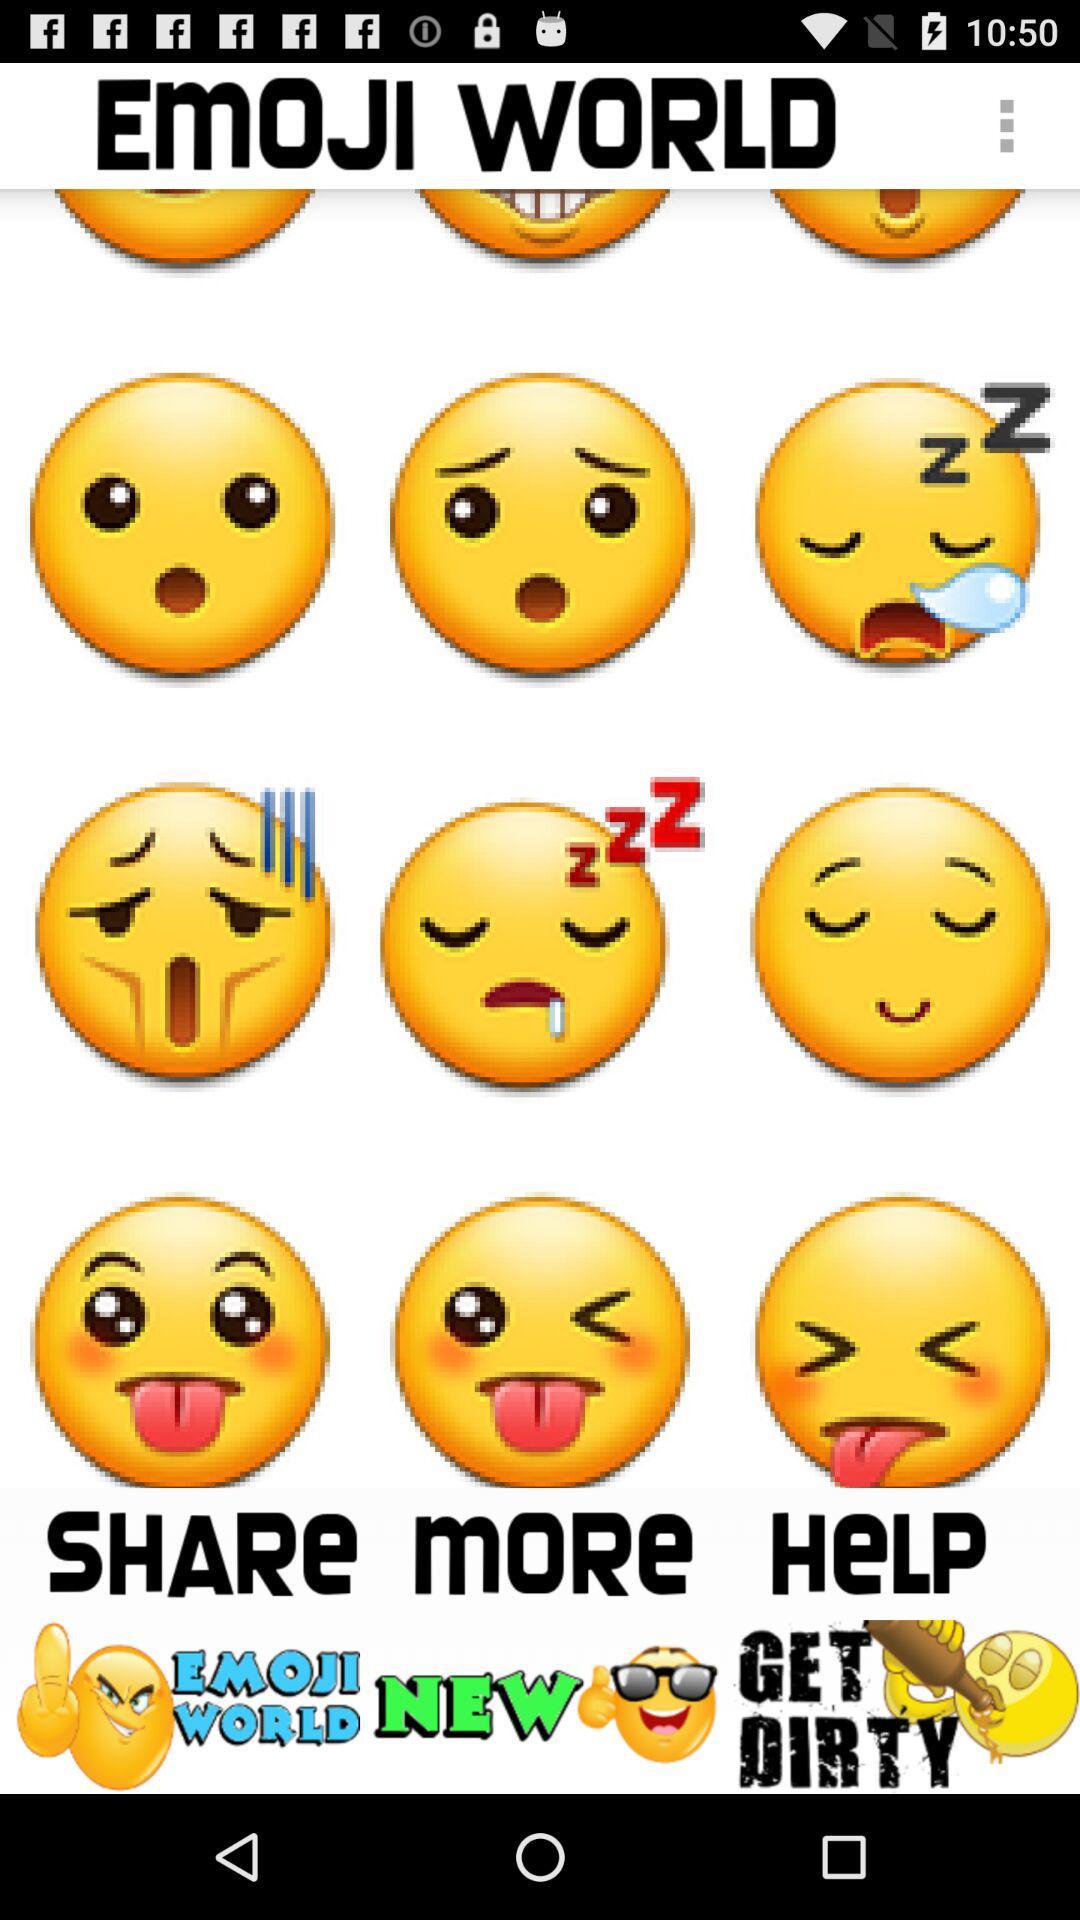  Describe the element at coordinates (553, 1552) in the screenshot. I see `see more` at that location.